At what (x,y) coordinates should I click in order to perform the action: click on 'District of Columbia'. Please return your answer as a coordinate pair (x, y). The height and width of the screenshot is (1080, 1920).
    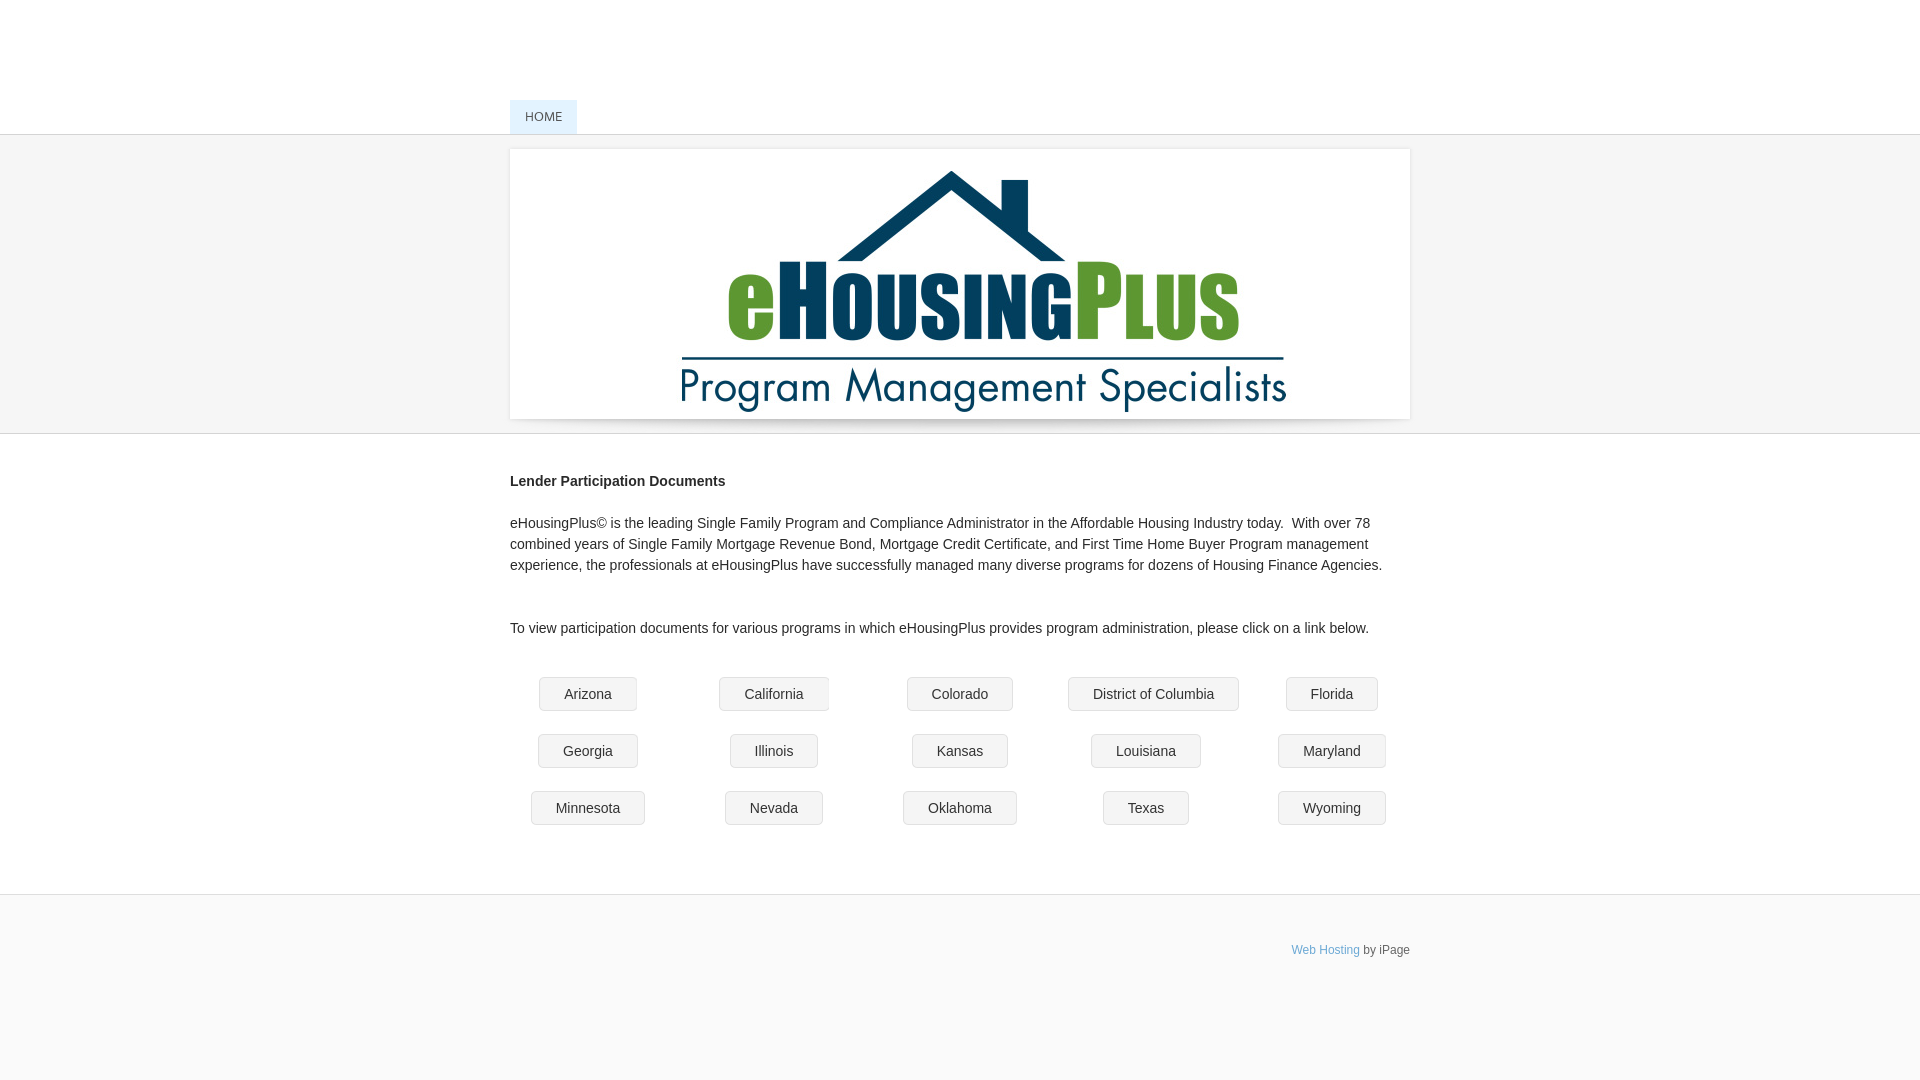
    Looking at the image, I should click on (1153, 693).